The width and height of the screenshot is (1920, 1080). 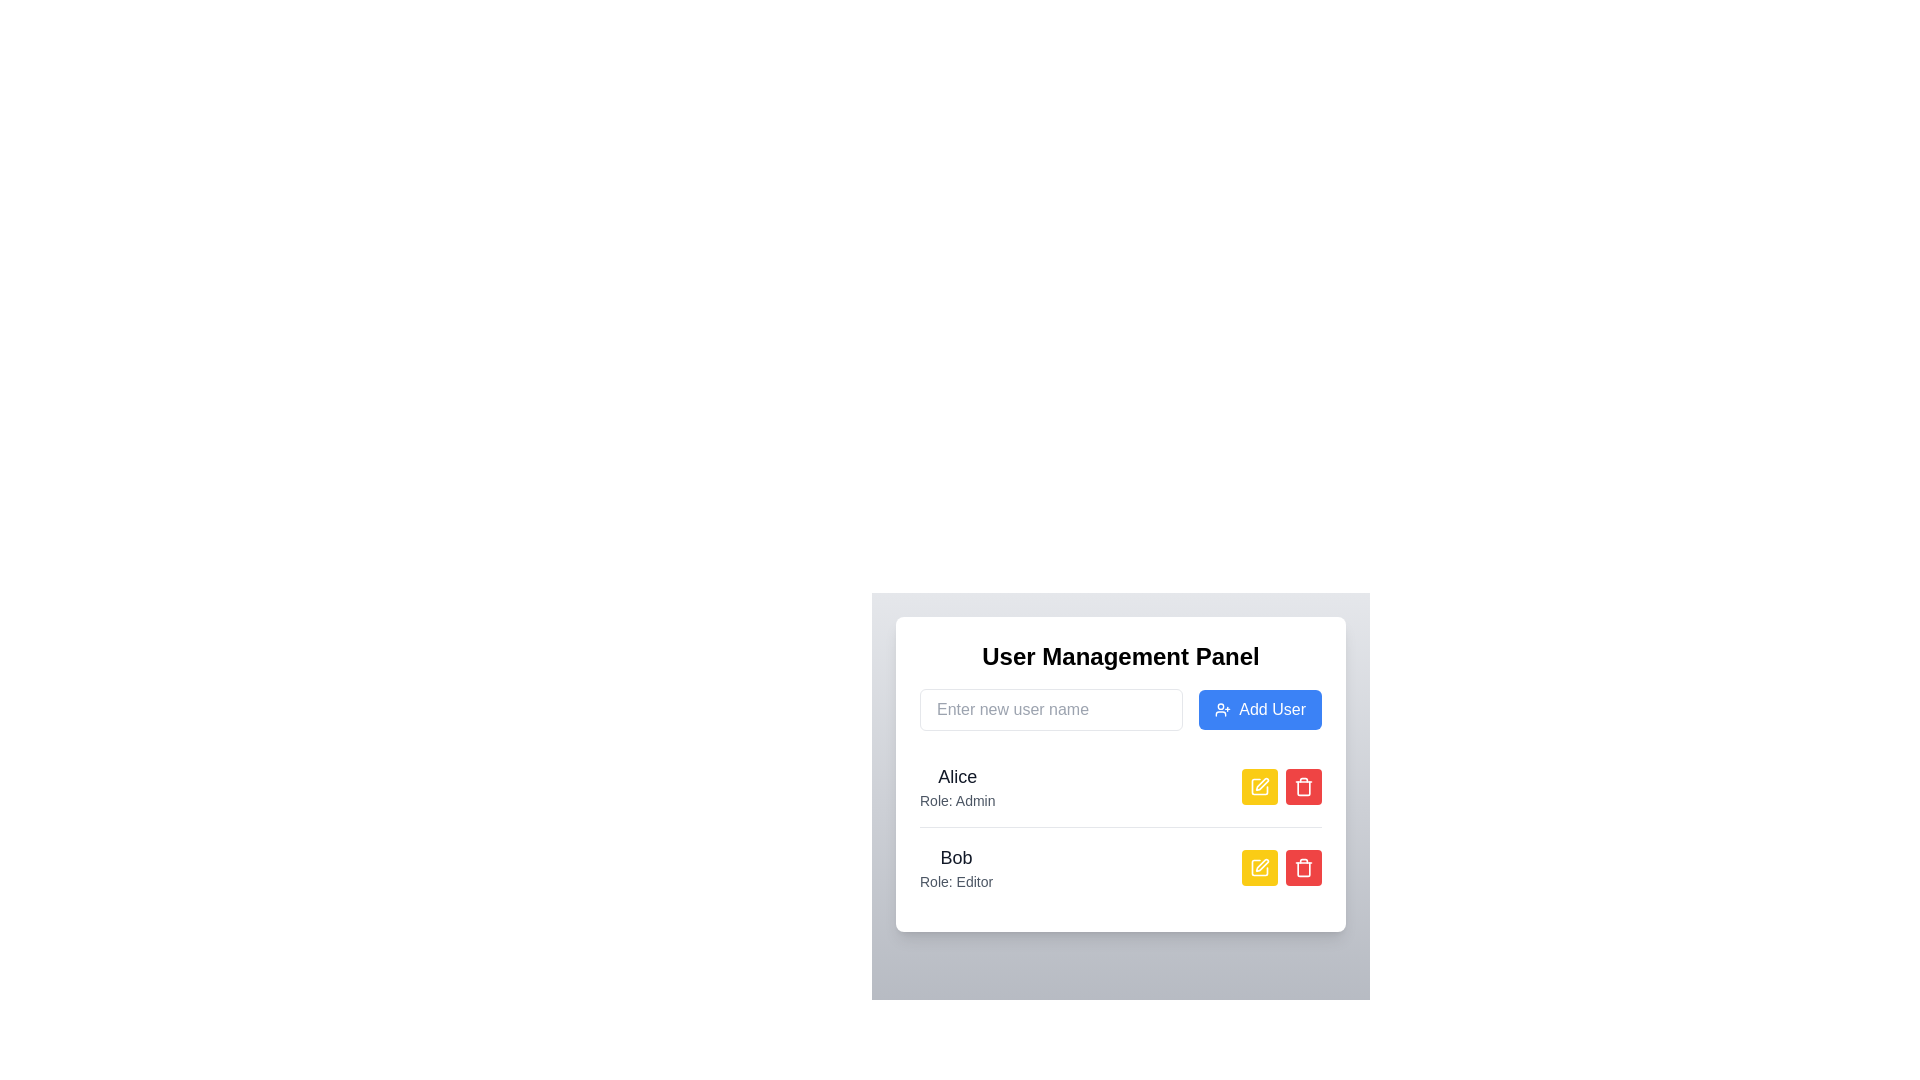 What do you see at coordinates (1304, 785) in the screenshot?
I see `the delete action button located in the second row of the User Management Panel, aligned to the right, following the yellow edit button` at bounding box center [1304, 785].